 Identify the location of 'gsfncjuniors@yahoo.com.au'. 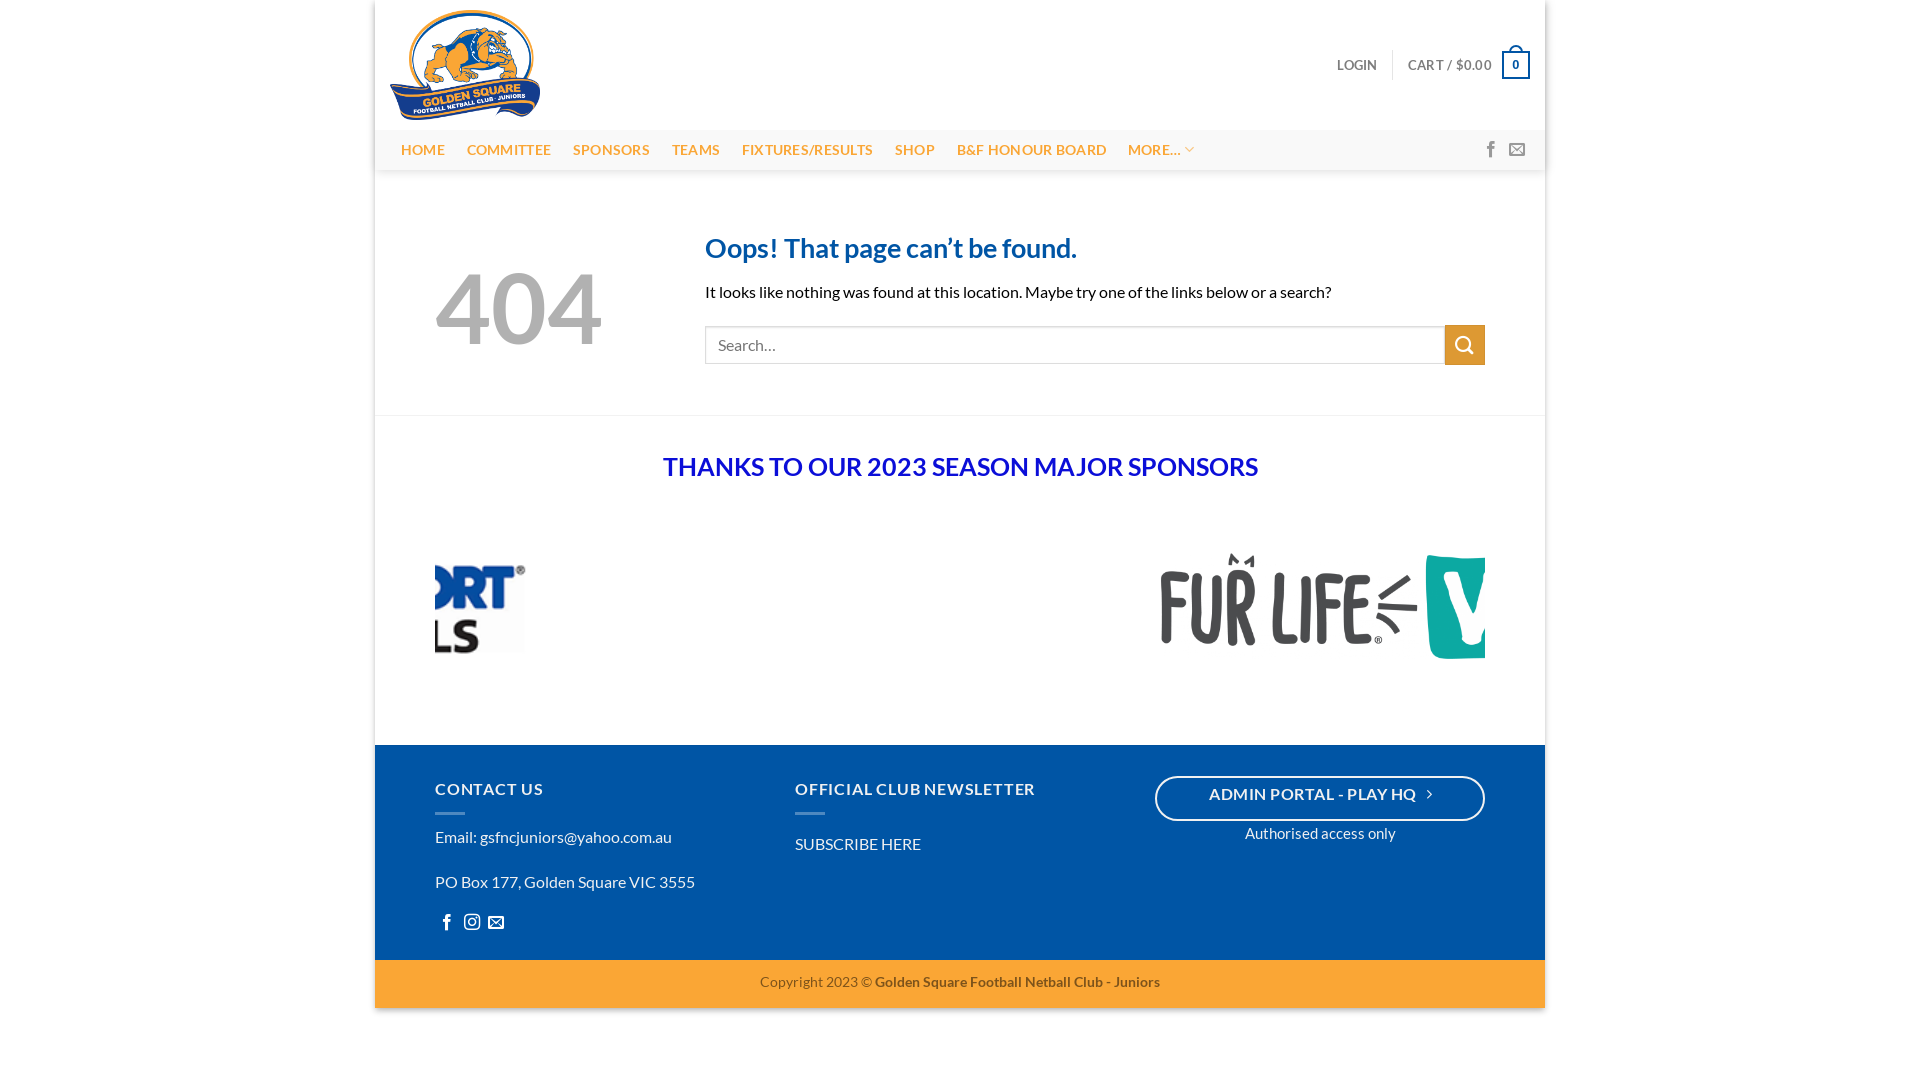
(575, 841).